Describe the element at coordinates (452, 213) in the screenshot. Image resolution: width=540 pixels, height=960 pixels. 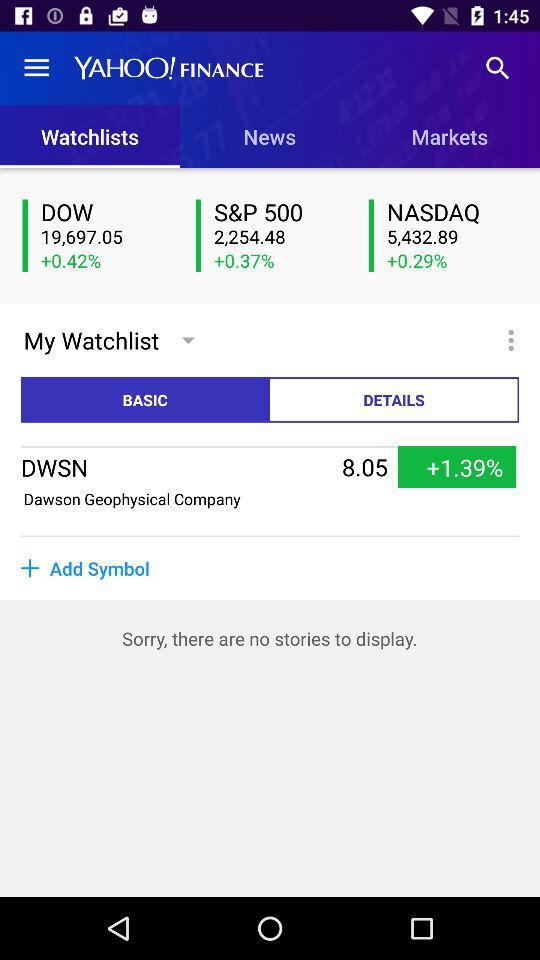
I see `icon below markets item` at that location.